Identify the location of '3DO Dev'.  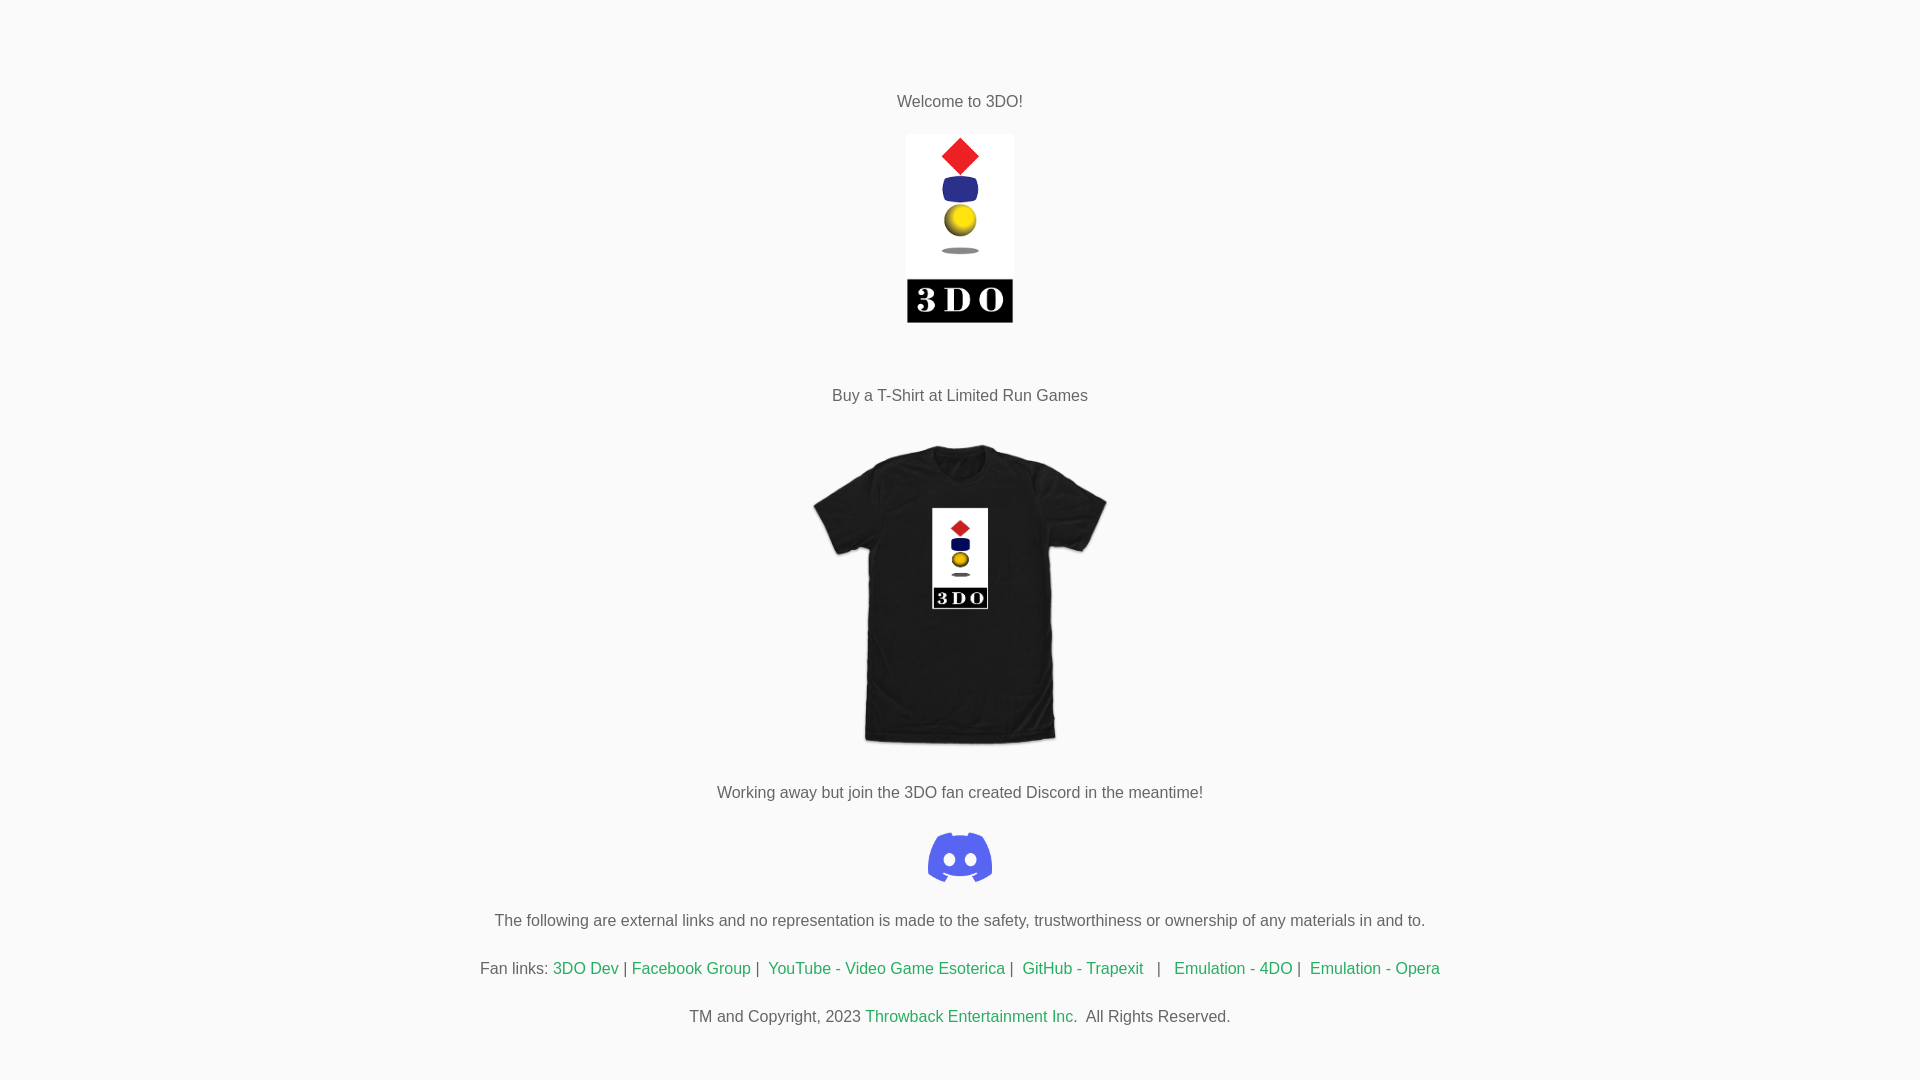
(584, 967).